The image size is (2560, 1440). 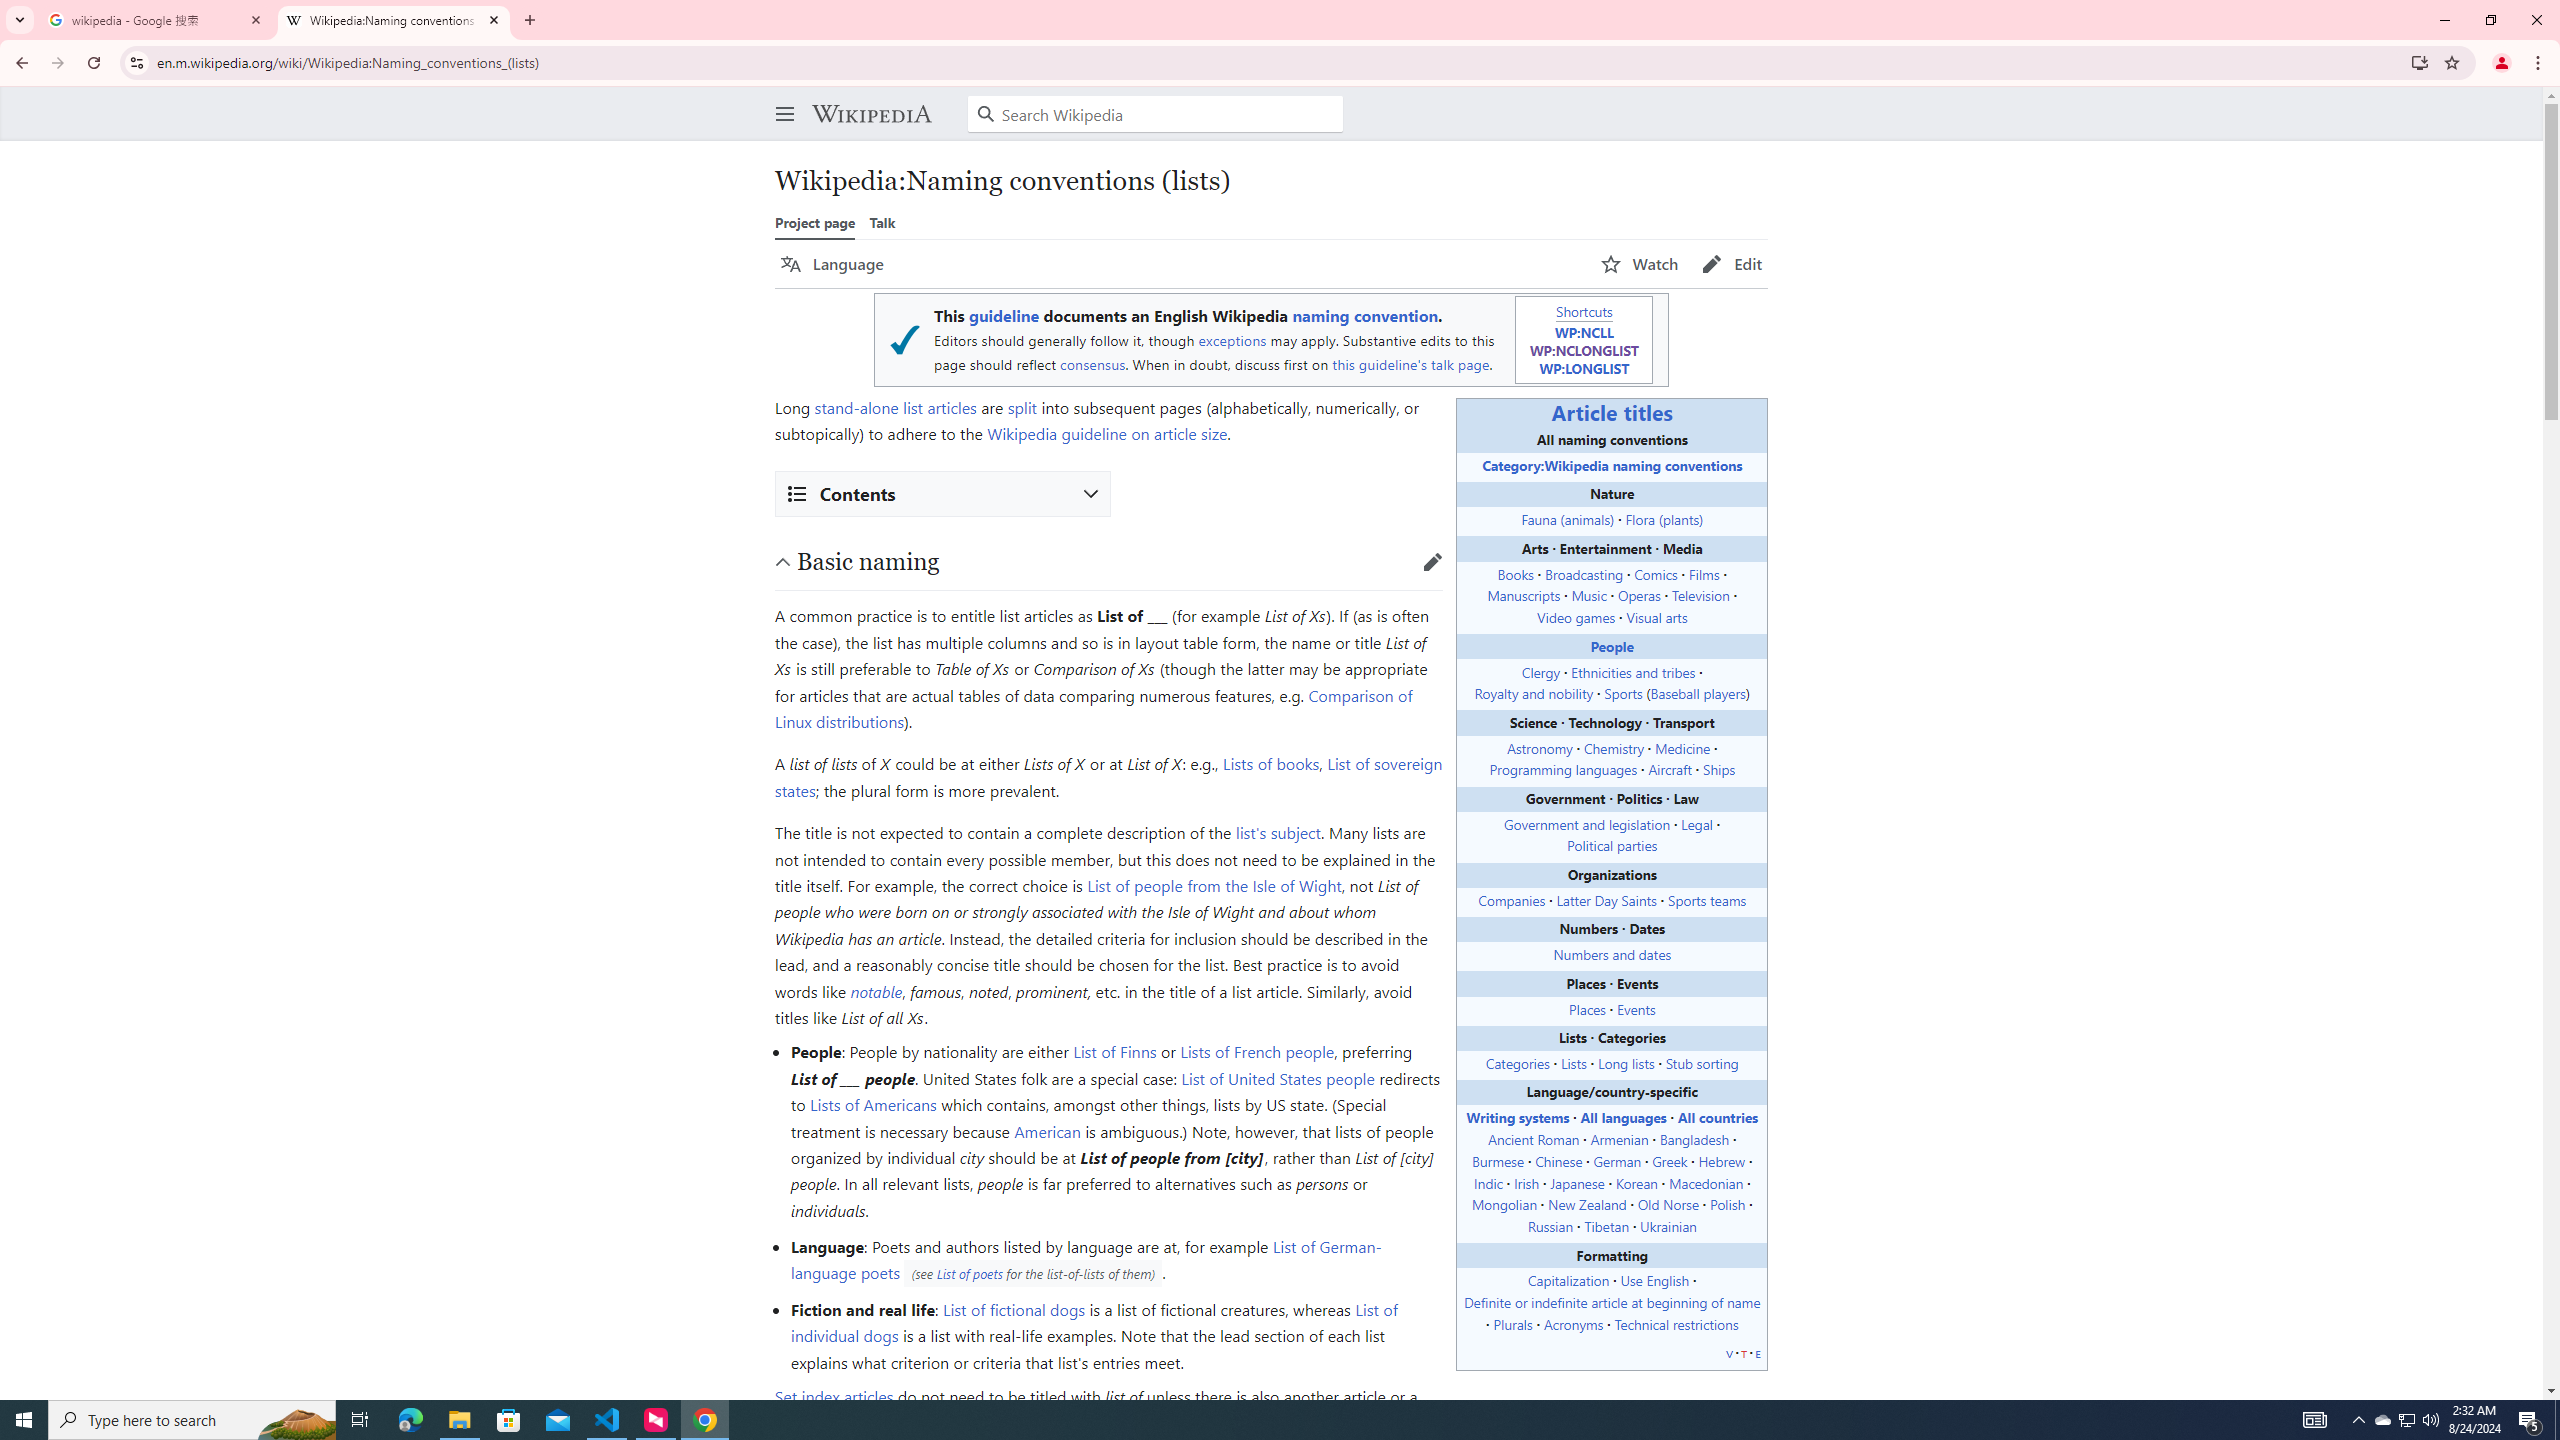 What do you see at coordinates (1664, 518) in the screenshot?
I see `'Flora (plants)'` at bounding box center [1664, 518].